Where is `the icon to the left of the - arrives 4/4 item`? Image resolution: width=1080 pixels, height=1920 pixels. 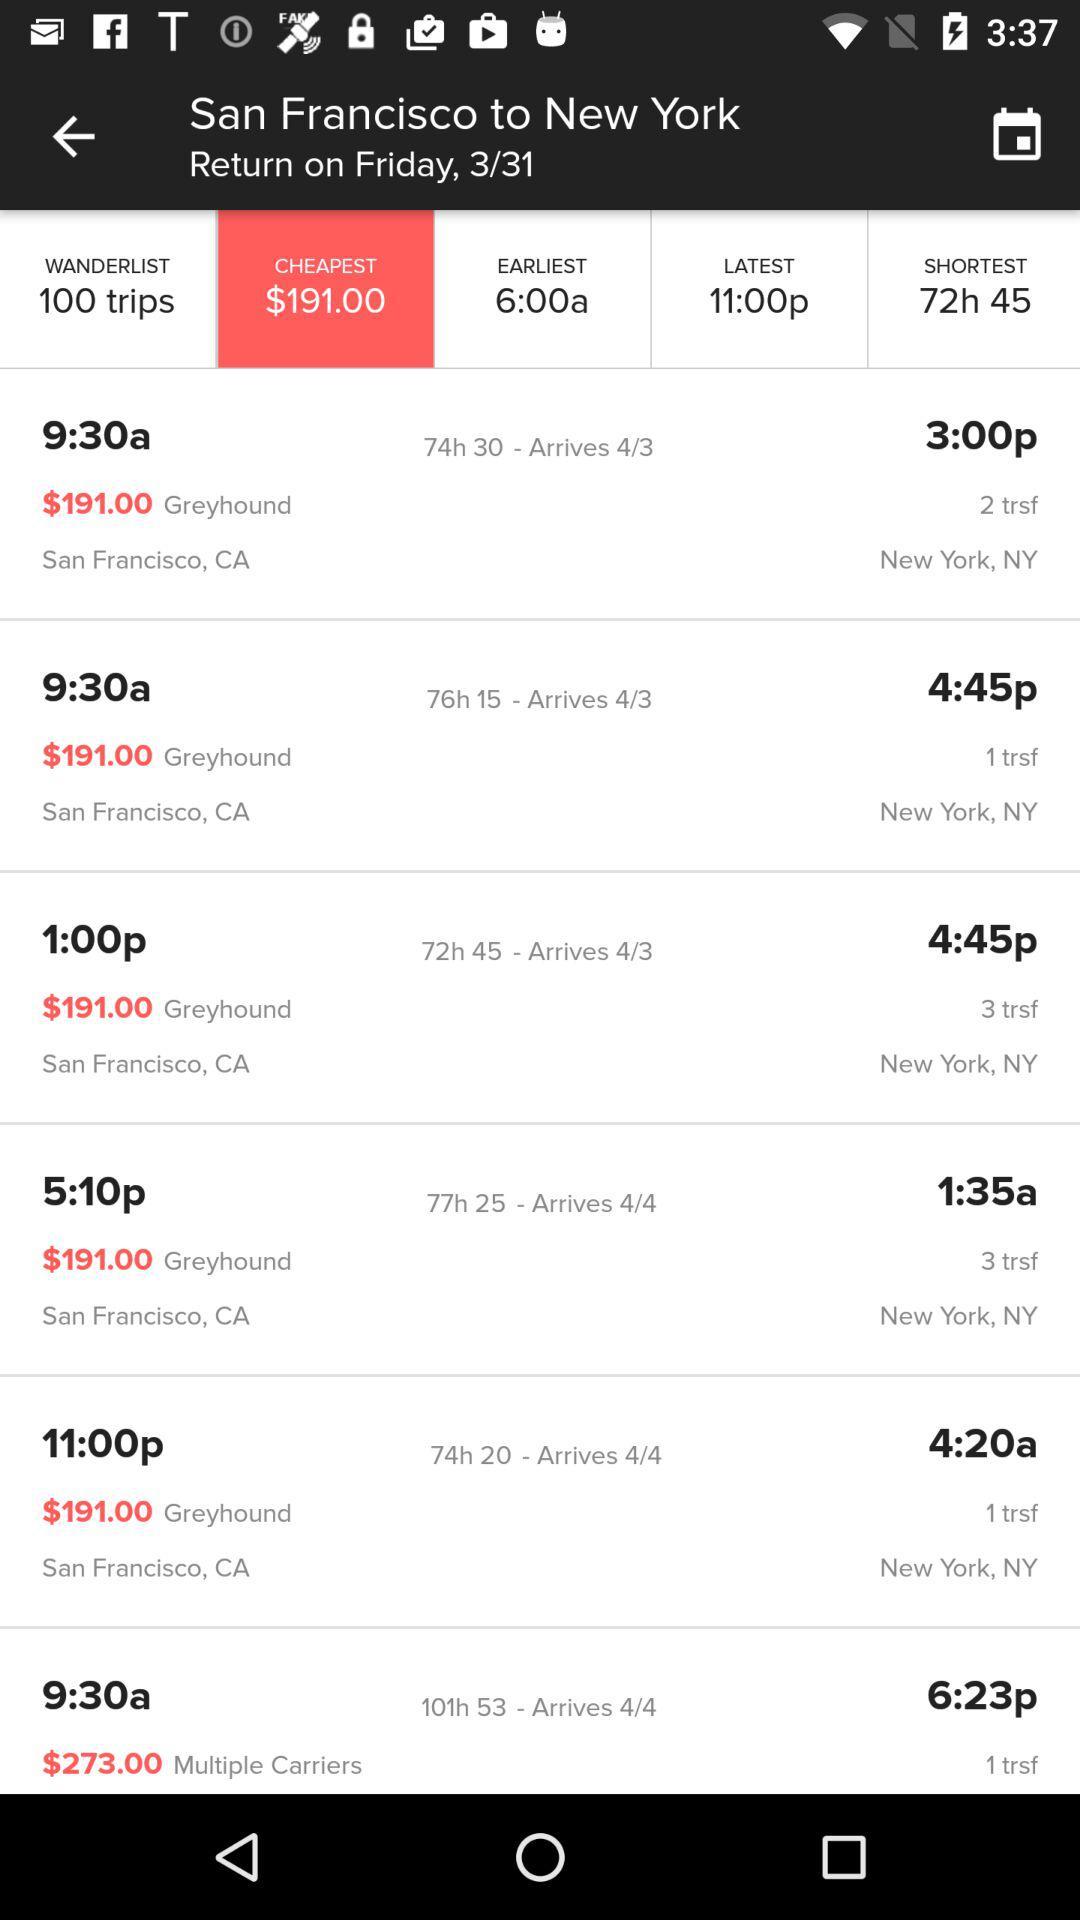 the icon to the left of the - arrives 4/4 item is located at coordinates (466, 1202).